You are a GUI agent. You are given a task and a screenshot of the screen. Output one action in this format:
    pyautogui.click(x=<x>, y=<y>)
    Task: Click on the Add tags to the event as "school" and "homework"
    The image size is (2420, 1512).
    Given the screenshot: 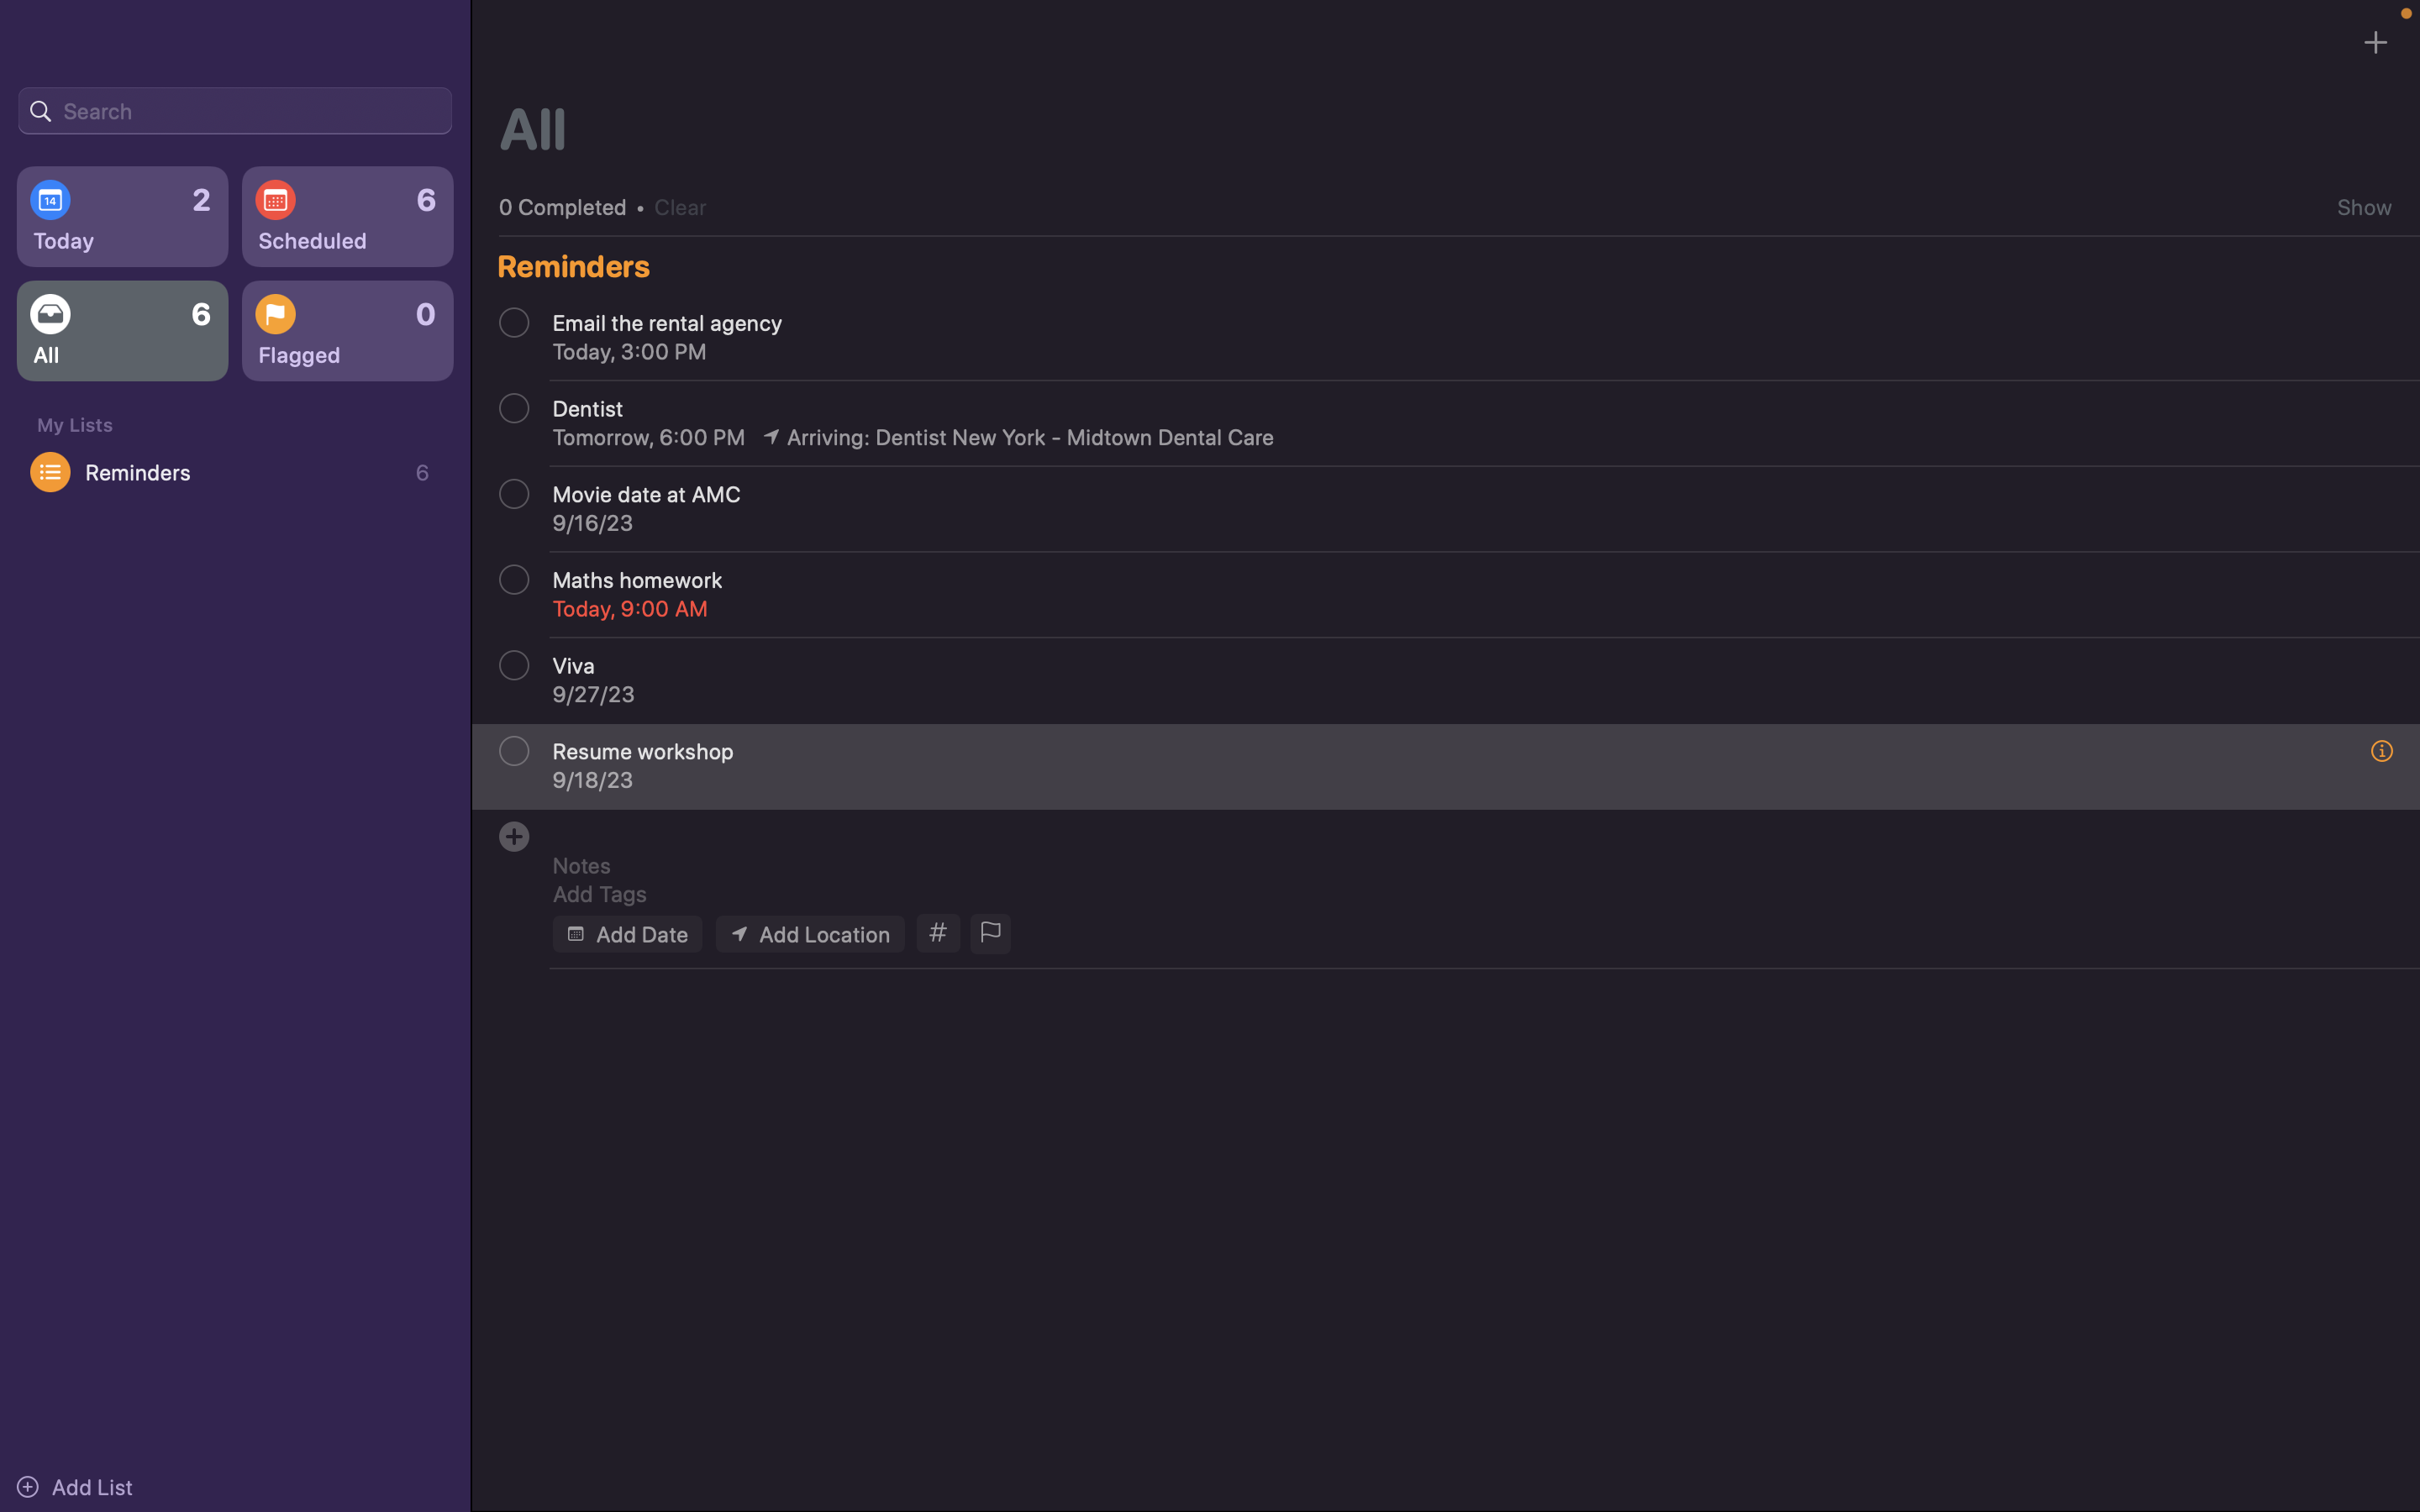 What is the action you would take?
    pyautogui.click(x=934, y=932)
    